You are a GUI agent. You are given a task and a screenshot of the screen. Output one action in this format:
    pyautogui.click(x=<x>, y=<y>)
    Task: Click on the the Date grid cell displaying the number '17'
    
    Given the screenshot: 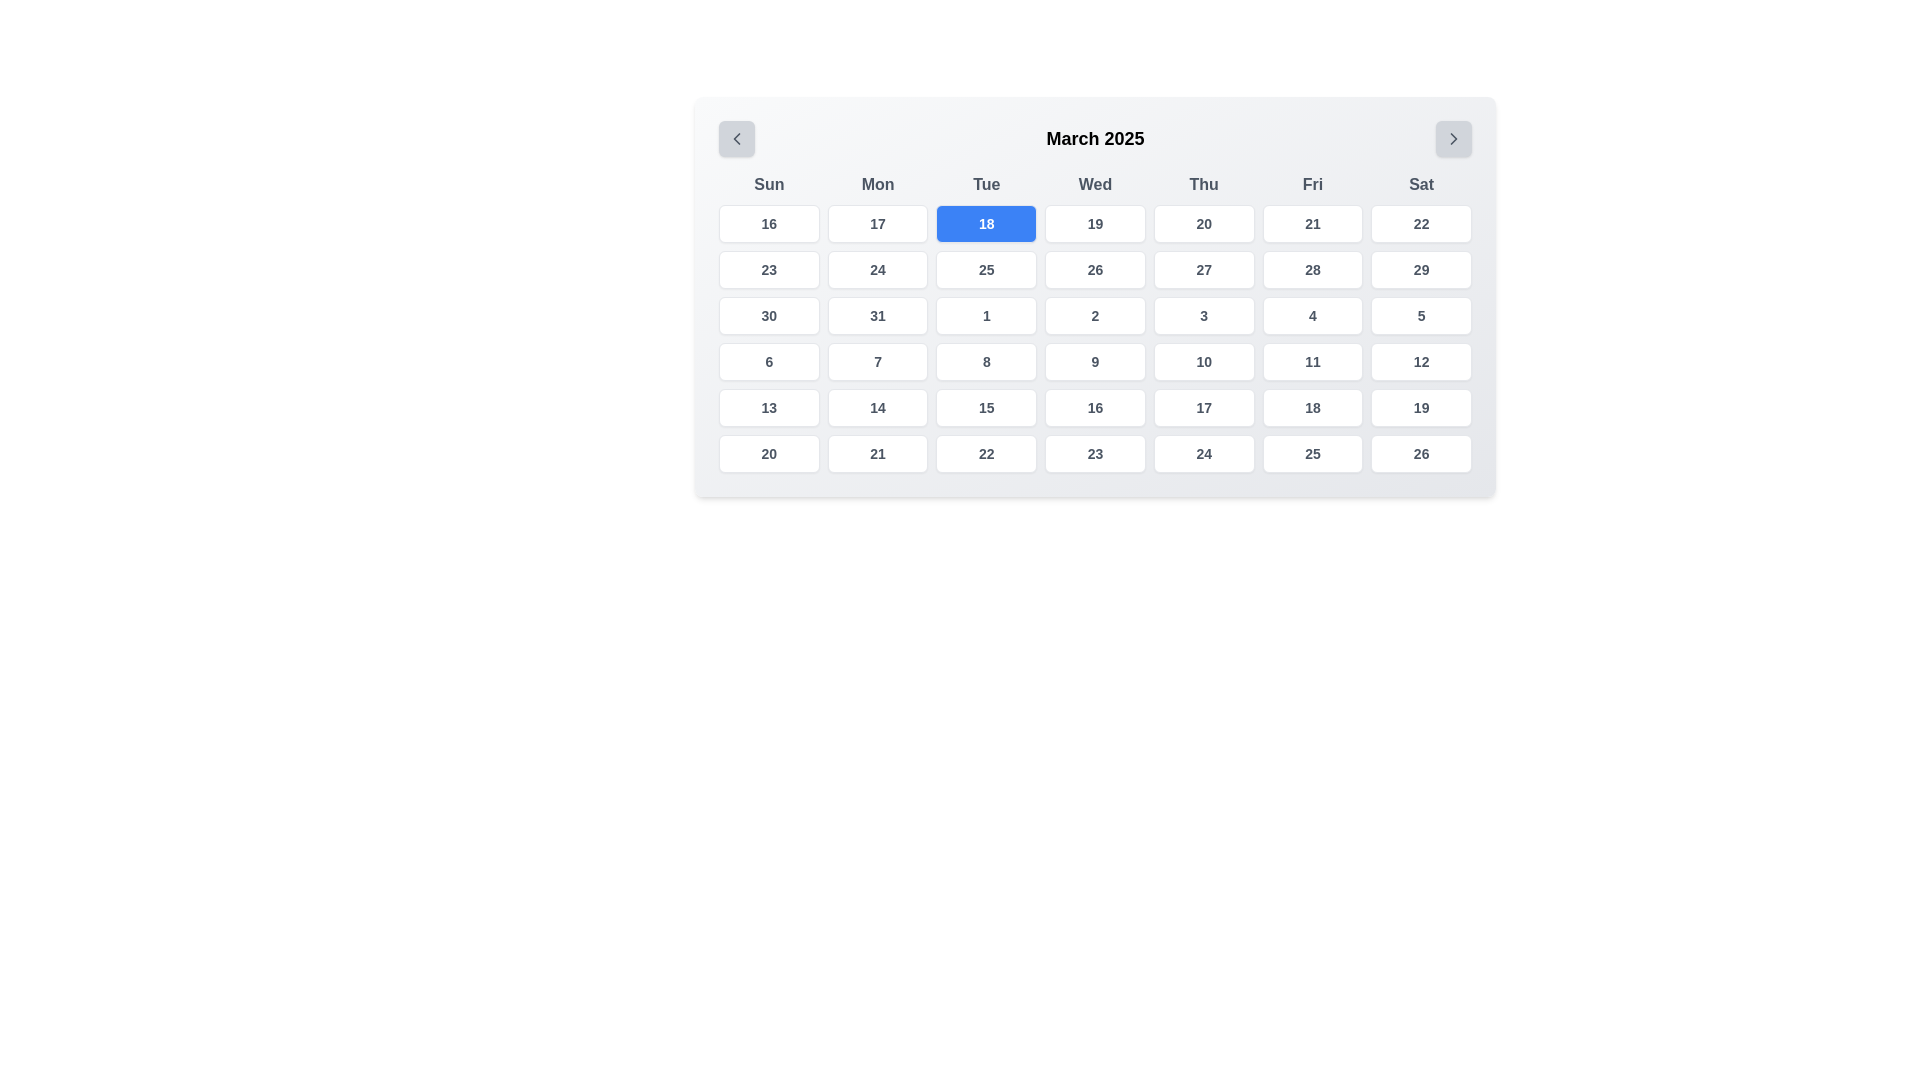 What is the action you would take?
    pyautogui.click(x=1203, y=407)
    